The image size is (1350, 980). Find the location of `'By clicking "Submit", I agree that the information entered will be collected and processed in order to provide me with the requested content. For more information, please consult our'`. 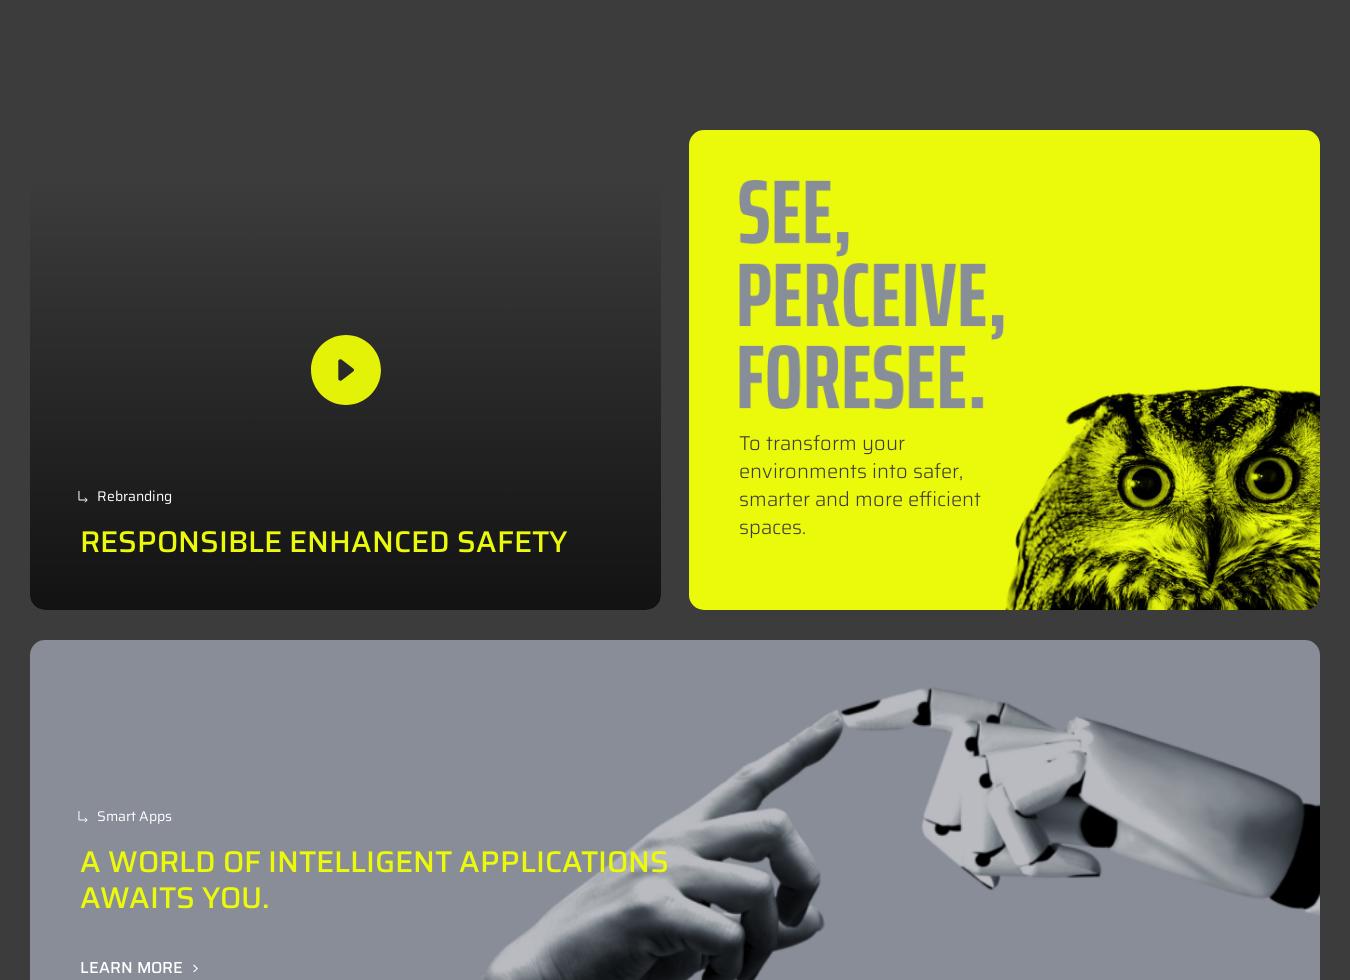

'By clicking "Submit", I agree that the information entered will be collected and processed in order to provide me with the requested content. For more information, please consult our' is located at coordinates (945, 351).